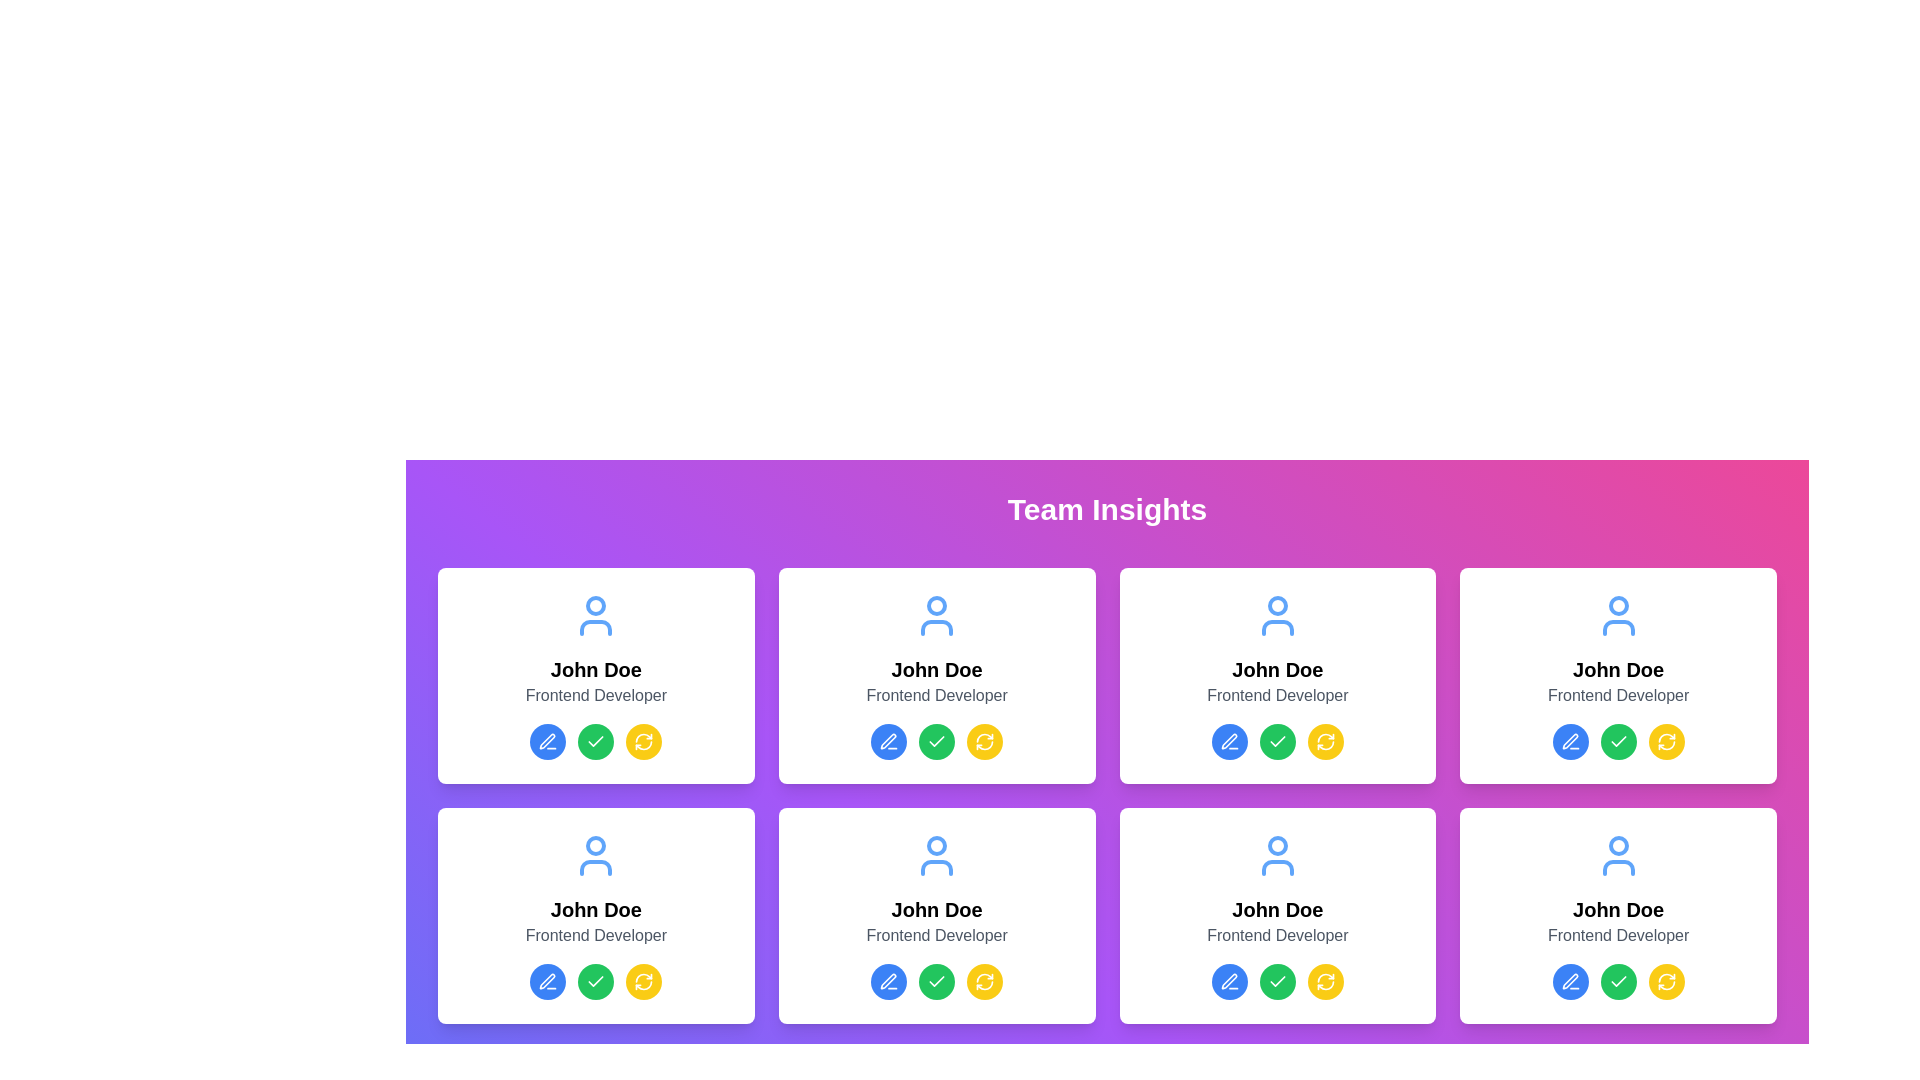  What do you see at coordinates (595, 936) in the screenshot?
I see `the text label displaying the job role 'Frontend Developer', which is located within a card with a white background and rounded corners, positioned below the name 'John Doe' and above a row of colored buttons` at bounding box center [595, 936].